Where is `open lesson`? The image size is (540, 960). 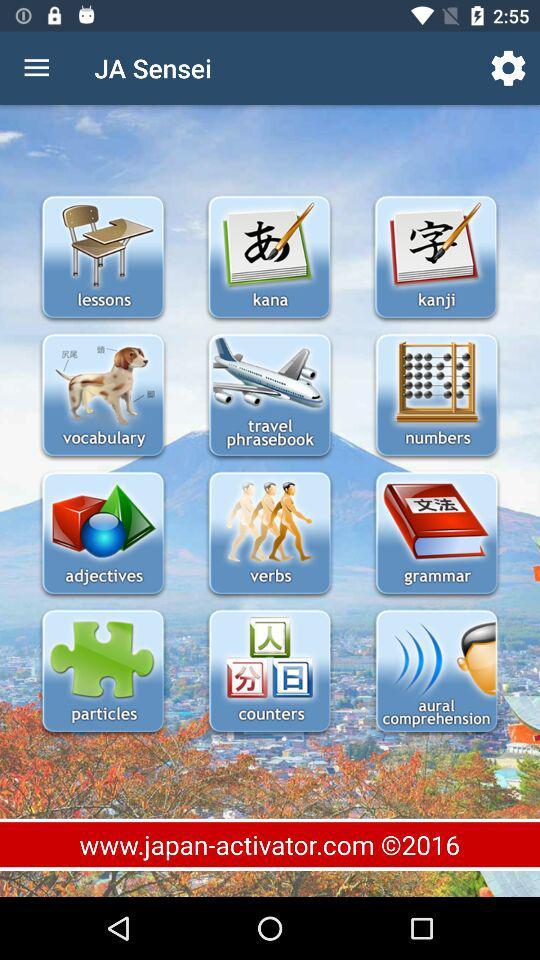
open lesson is located at coordinates (103, 534).